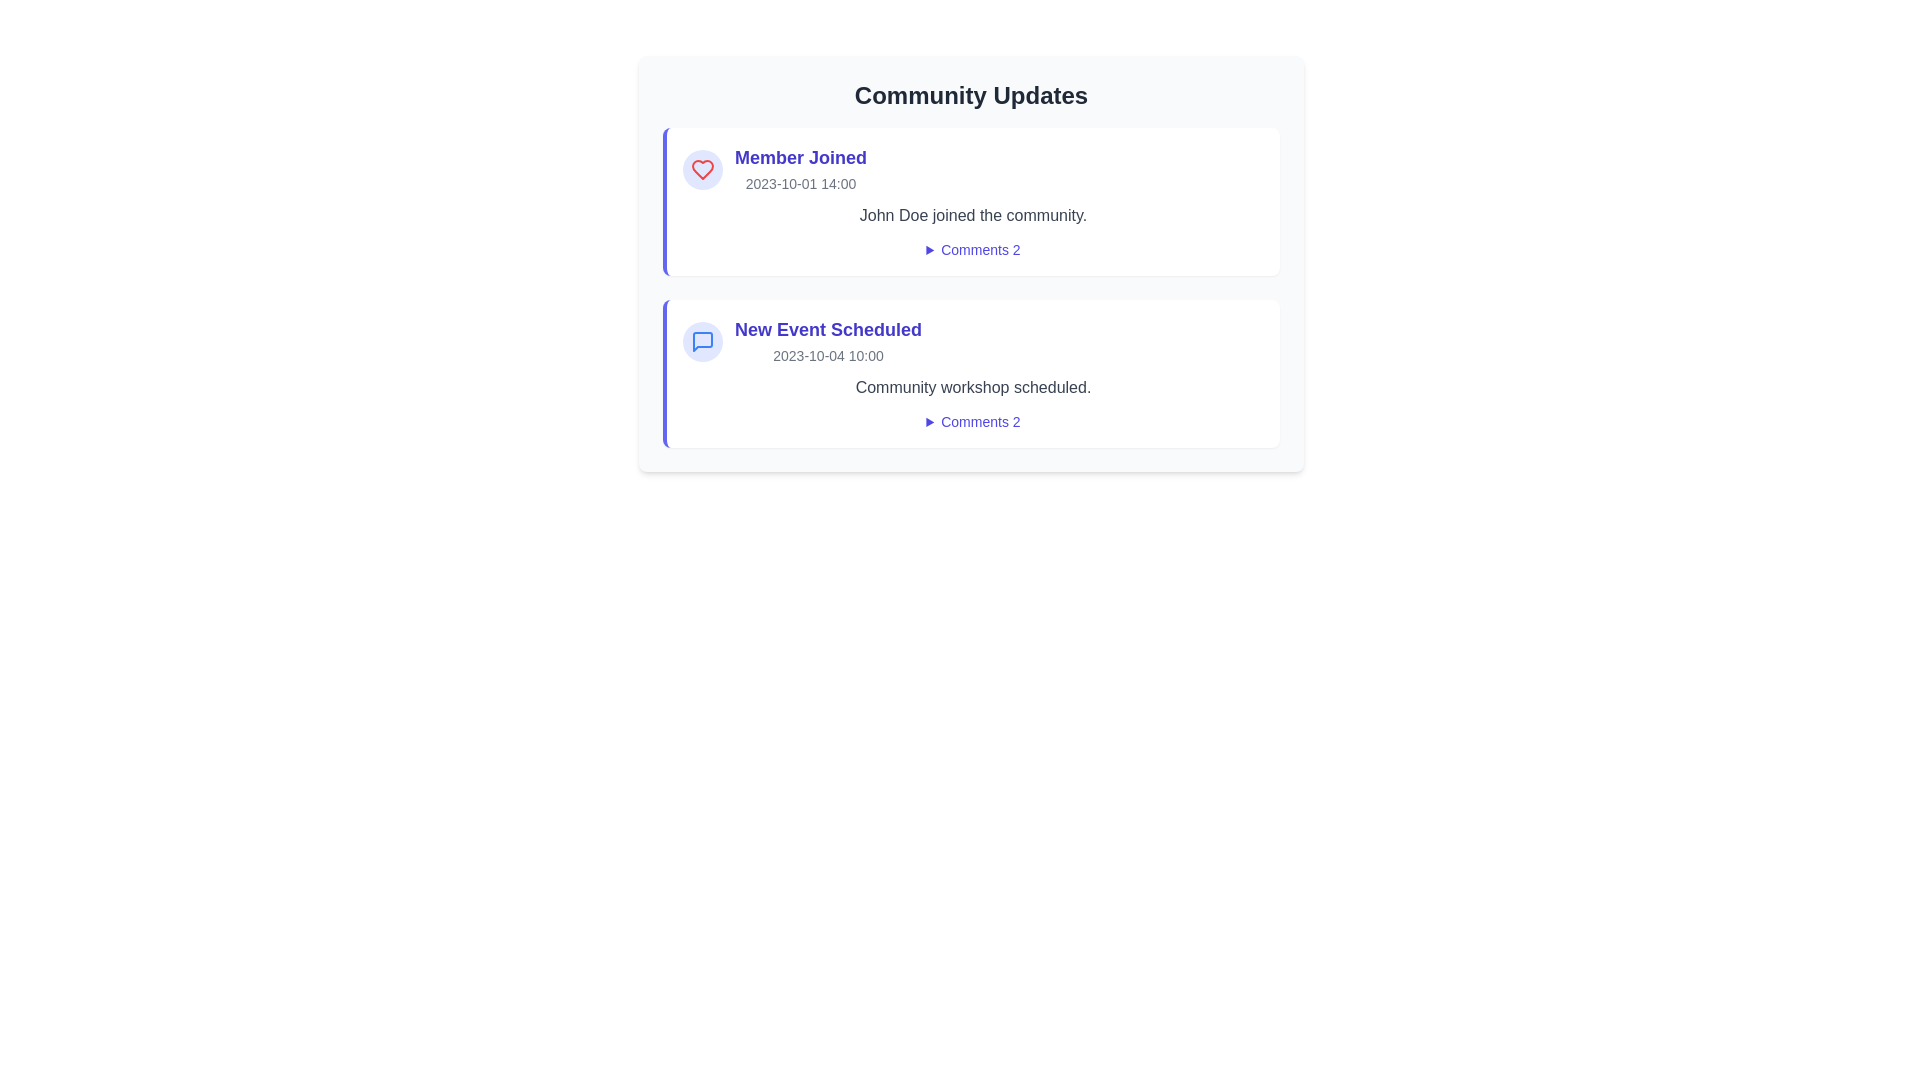  What do you see at coordinates (801, 184) in the screenshot?
I see `timestamp displayed as '2023-10-01 14:00' which is a line of gray text positioned below the 'Member Joined' text in the 'Community Updates' panel` at bounding box center [801, 184].